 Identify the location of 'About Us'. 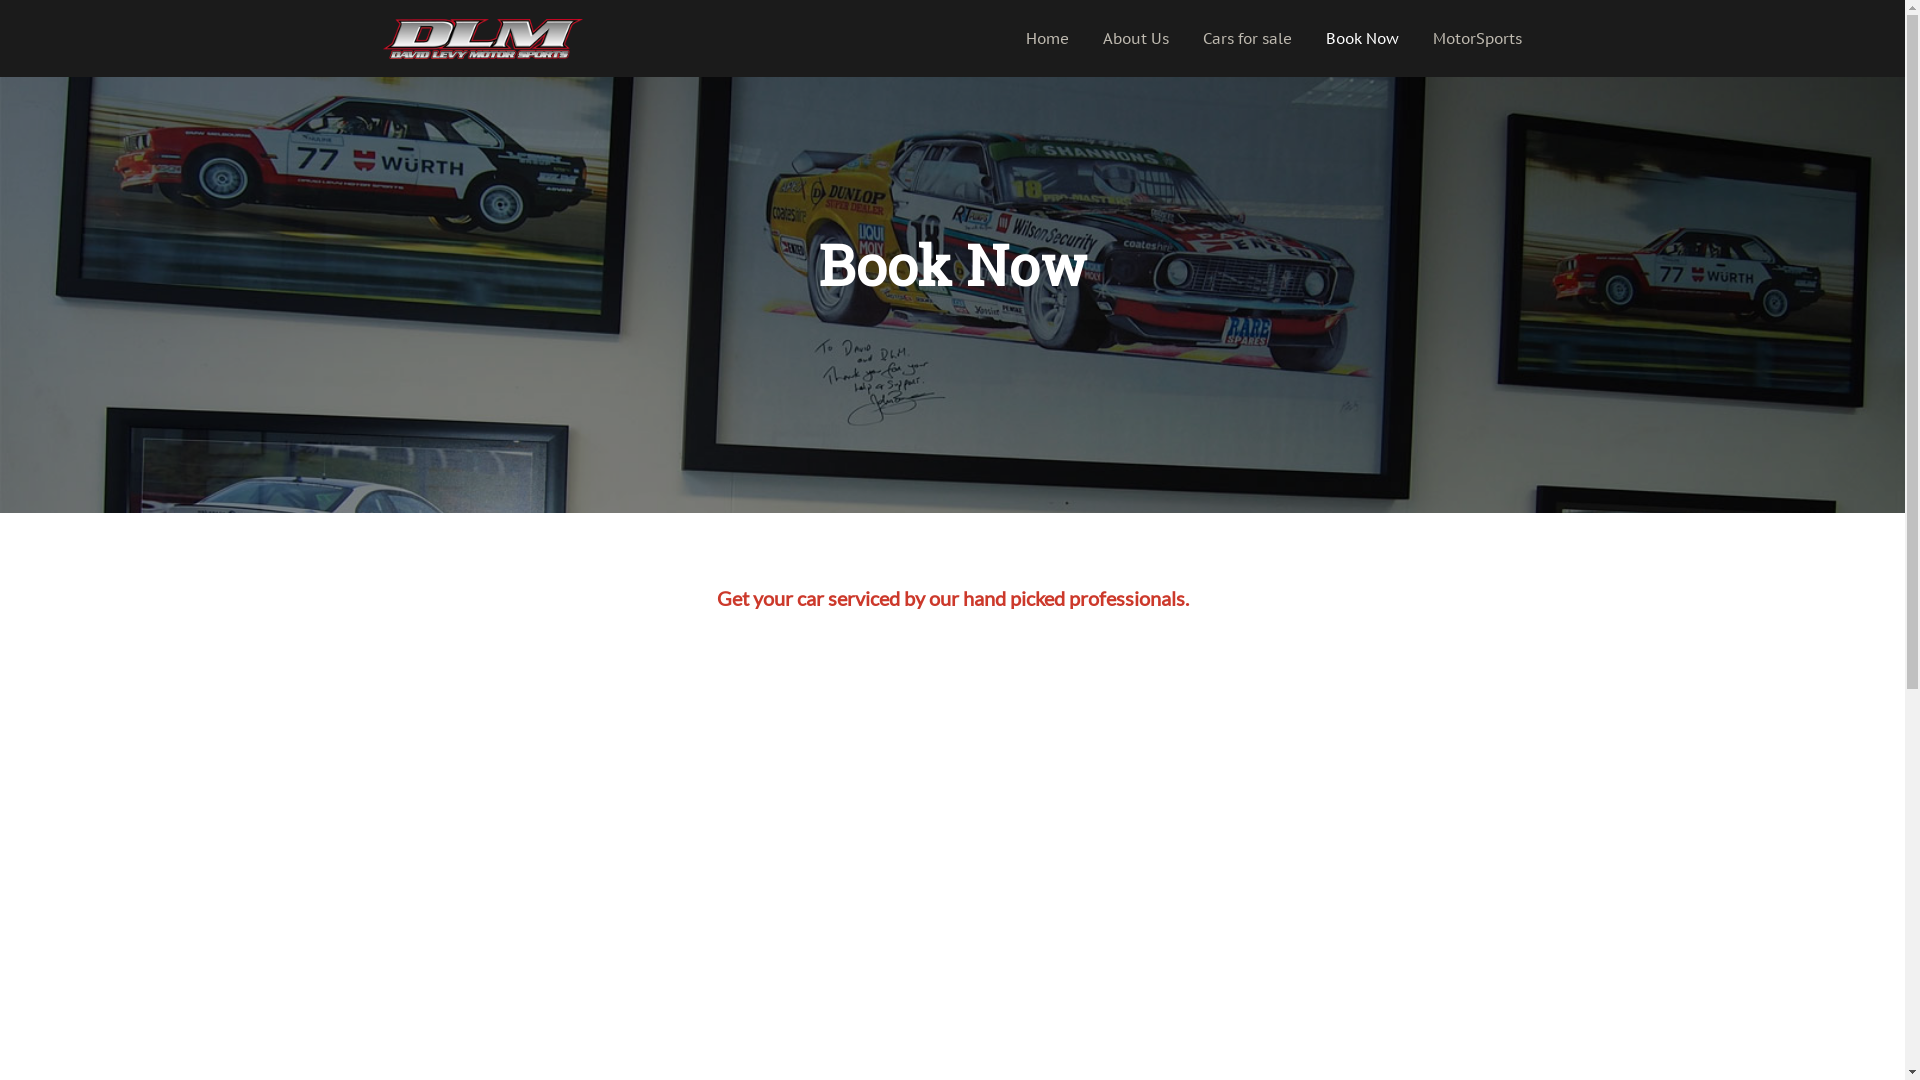
(1136, 38).